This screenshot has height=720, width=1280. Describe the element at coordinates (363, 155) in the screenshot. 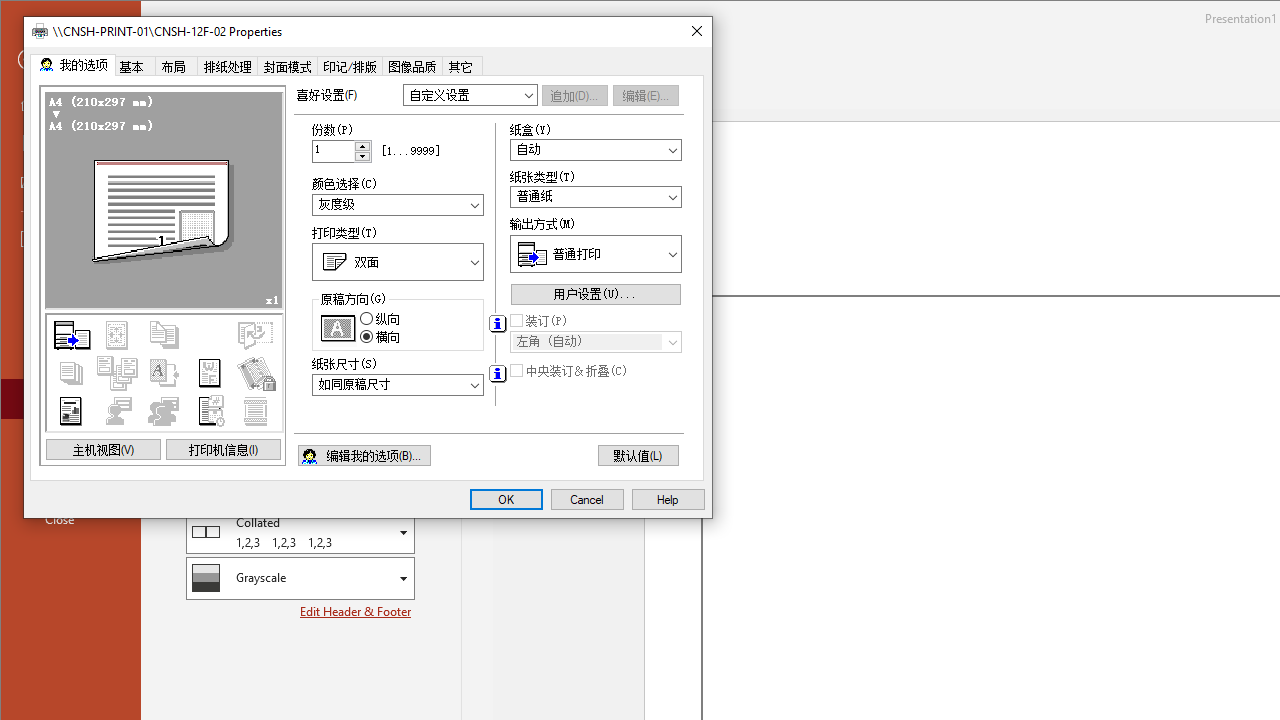

I see `'Less'` at that location.